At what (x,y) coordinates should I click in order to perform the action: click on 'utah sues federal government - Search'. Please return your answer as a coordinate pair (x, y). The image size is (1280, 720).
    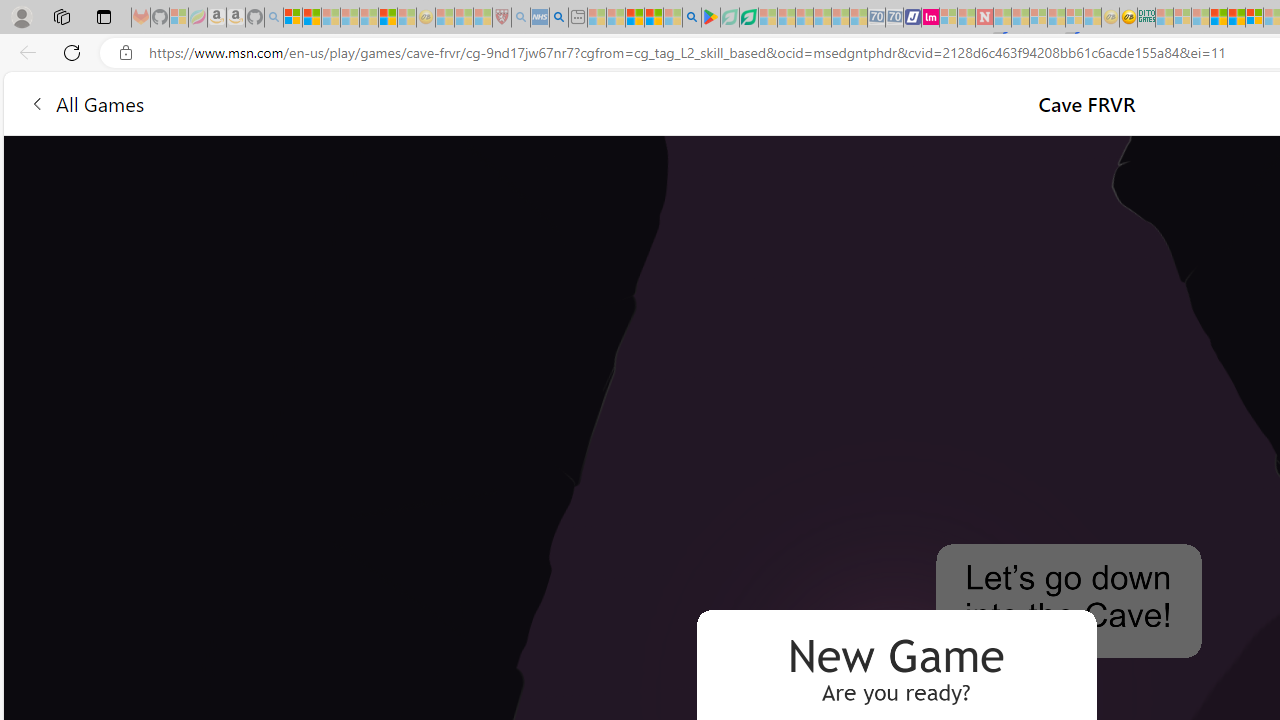
    Looking at the image, I should click on (559, 17).